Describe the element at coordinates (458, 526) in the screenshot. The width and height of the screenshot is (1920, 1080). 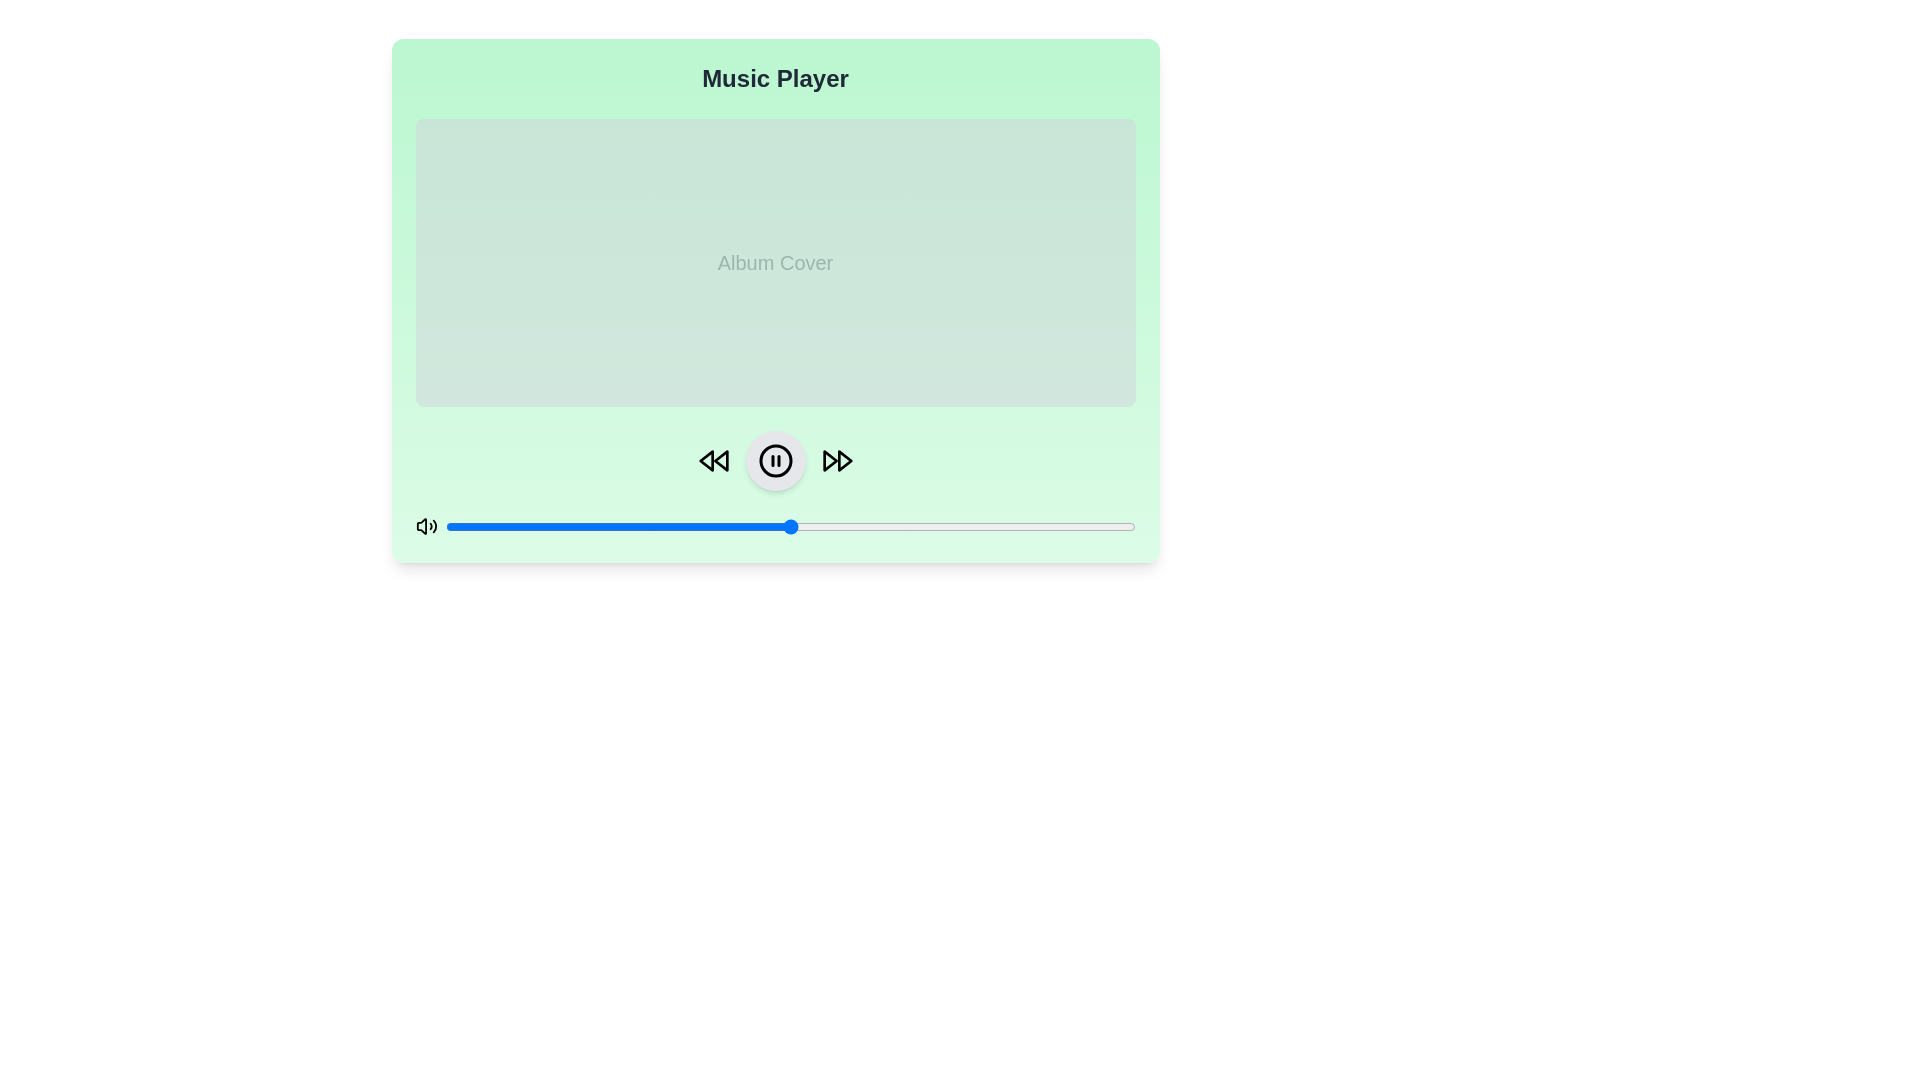
I see `the slider position` at that location.